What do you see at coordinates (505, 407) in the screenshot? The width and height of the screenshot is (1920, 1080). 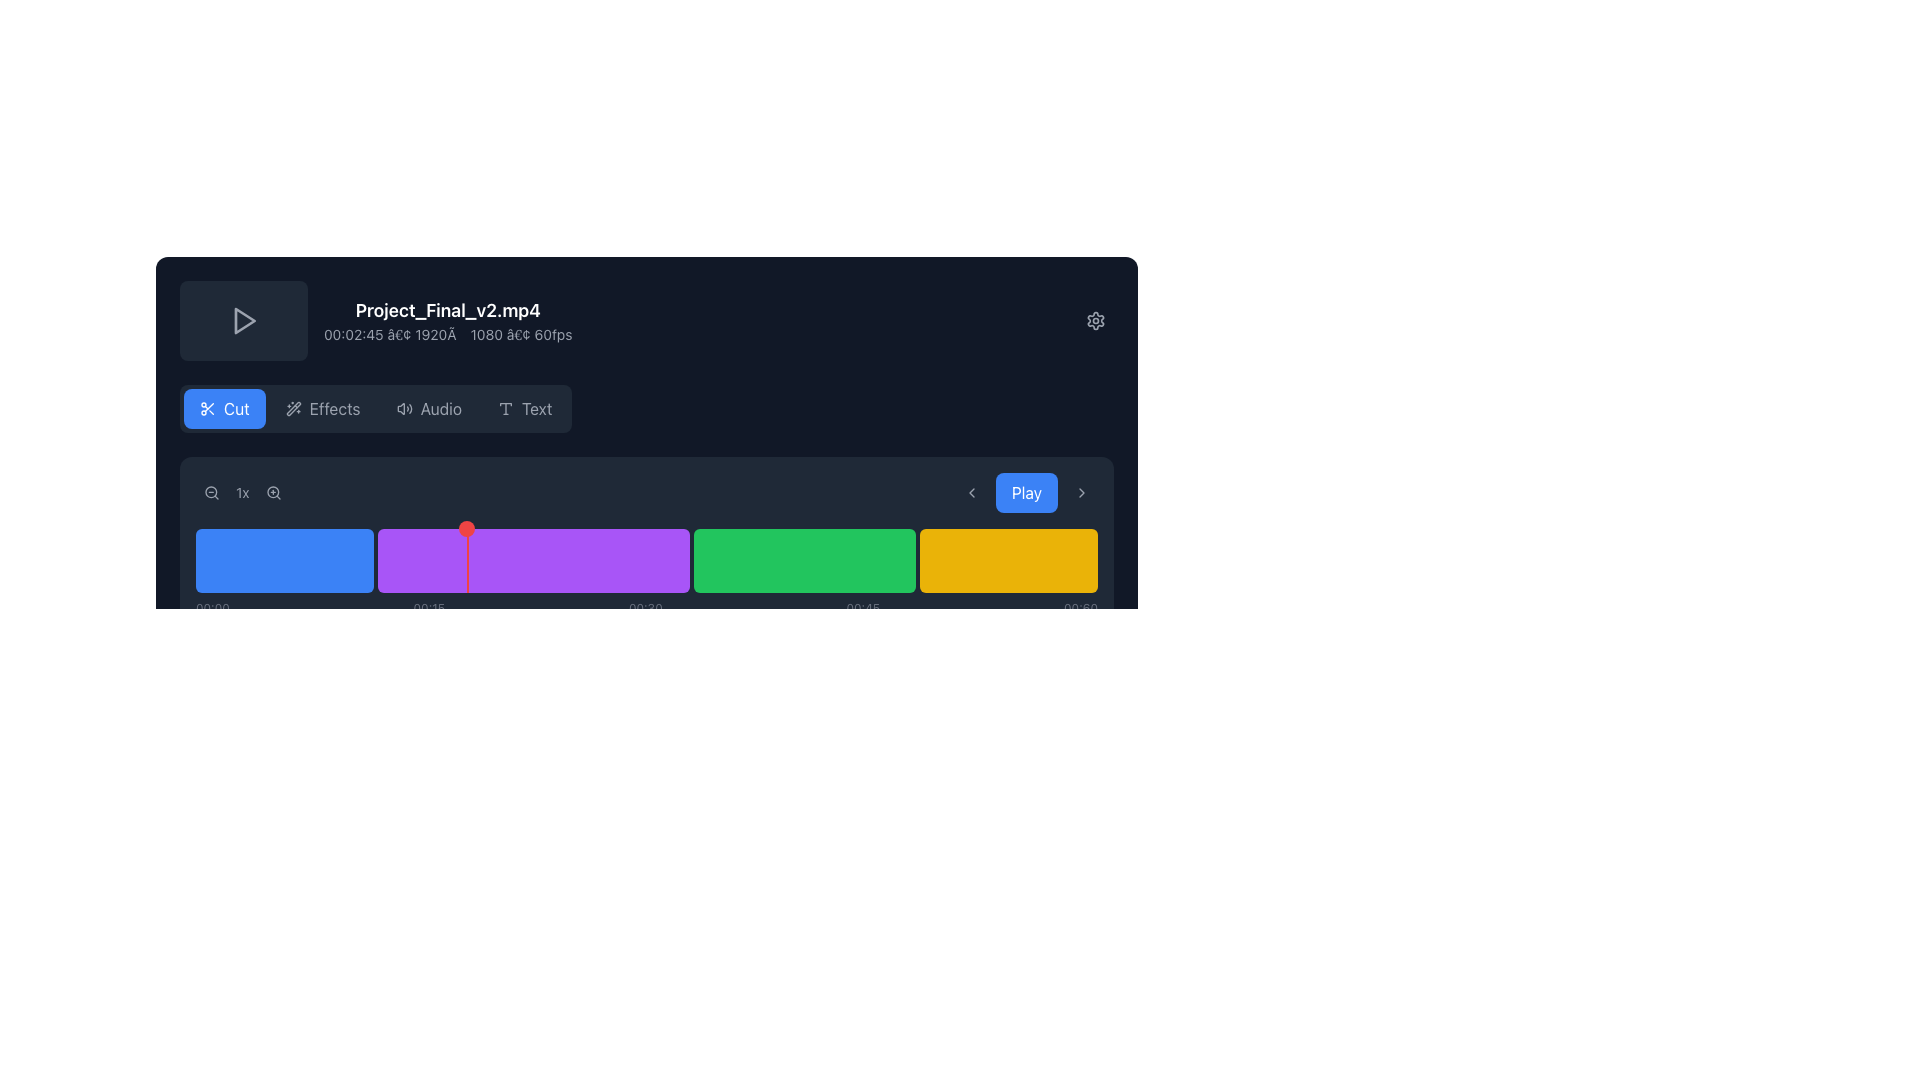 I see `the small icon button styled with a gray outline representing the letter 'T'` at bounding box center [505, 407].